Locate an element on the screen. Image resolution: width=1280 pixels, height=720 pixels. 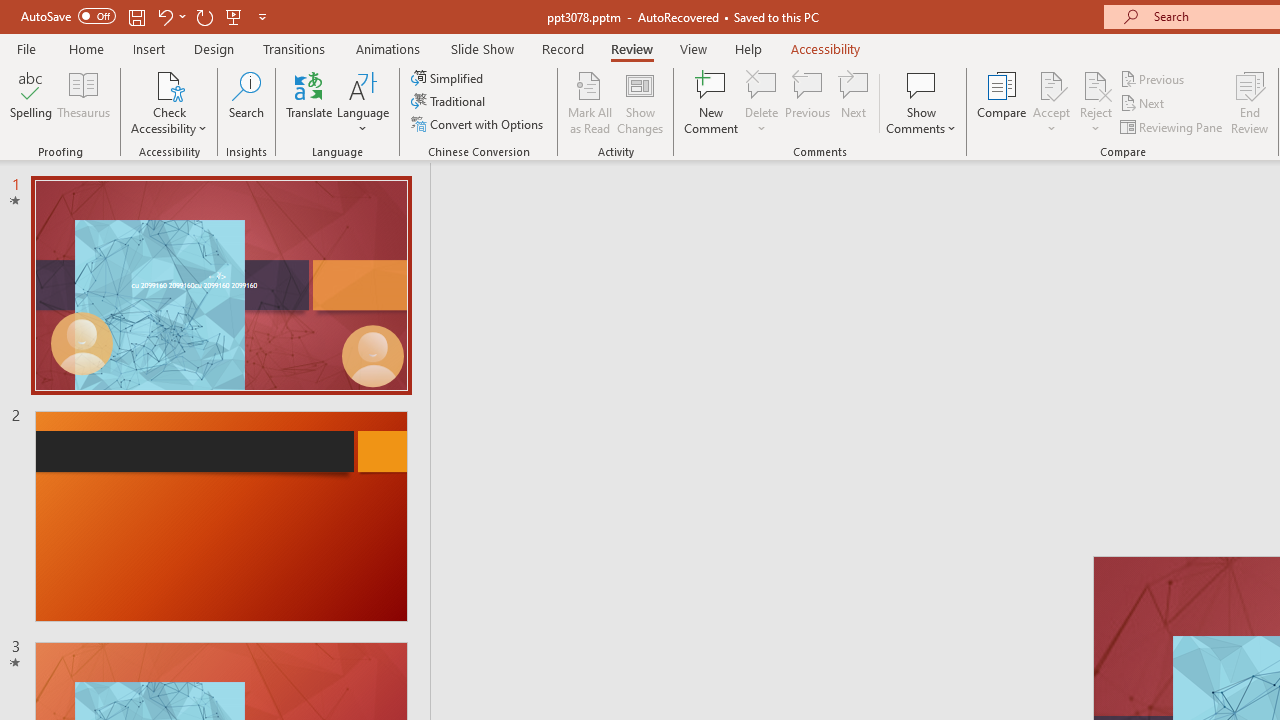
'Convert with Options...' is located at coordinates (478, 124).